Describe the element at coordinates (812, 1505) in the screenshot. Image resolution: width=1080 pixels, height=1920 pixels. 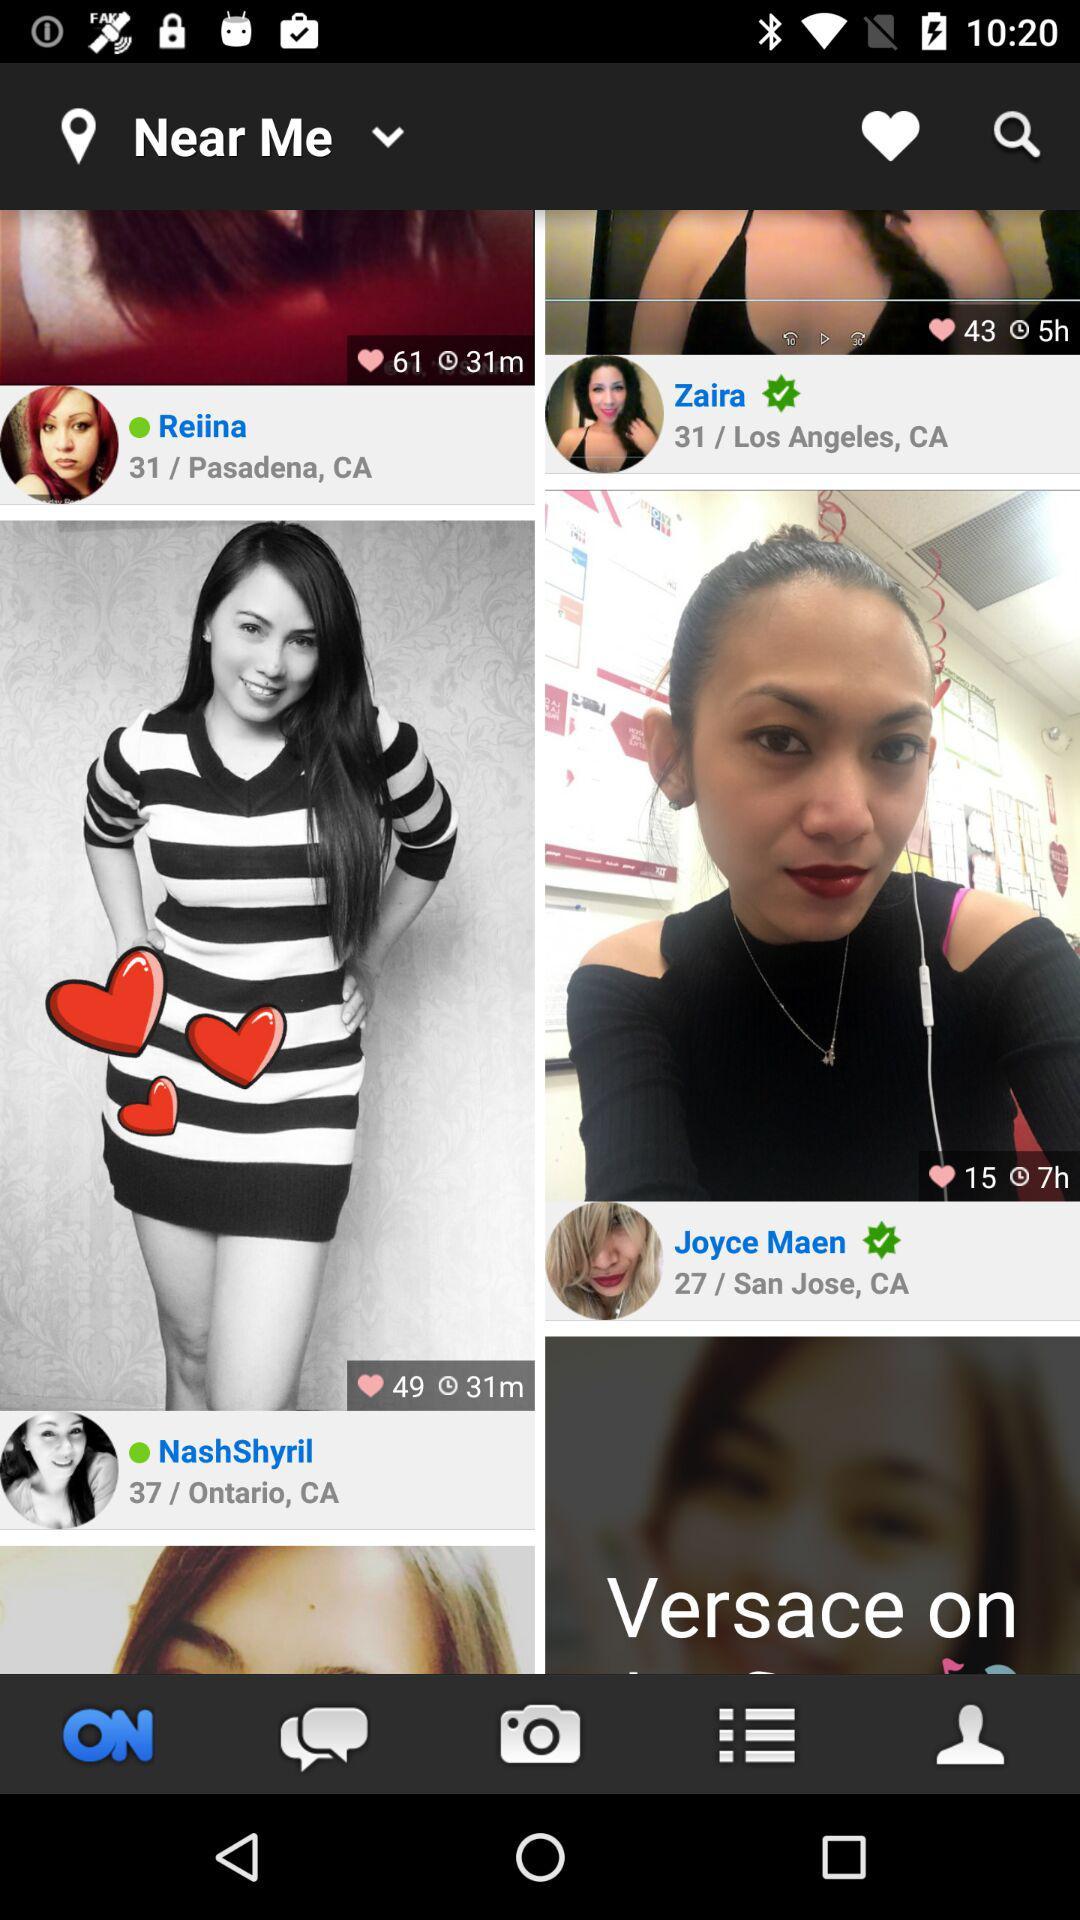
I see `open profile` at that location.